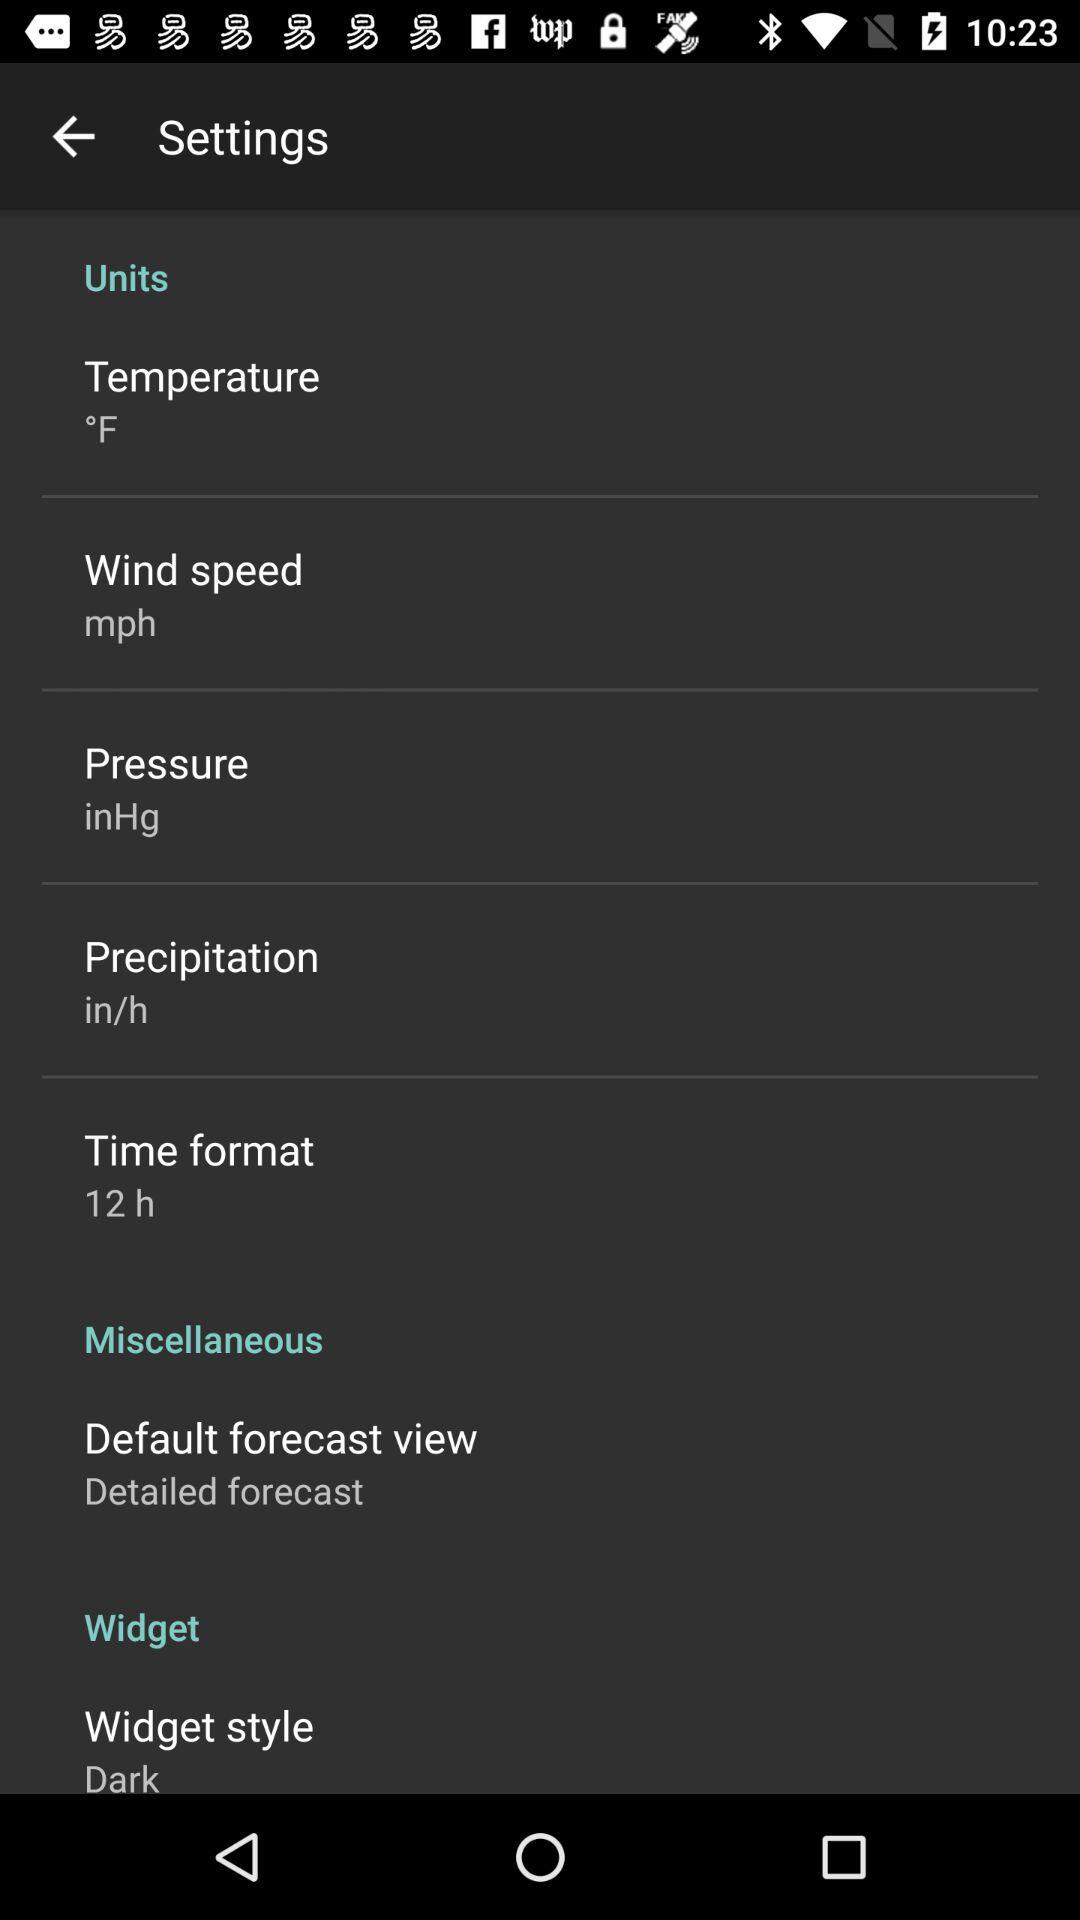 The width and height of the screenshot is (1080, 1920). Describe the element at coordinates (121, 815) in the screenshot. I see `item below pressure item` at that location.